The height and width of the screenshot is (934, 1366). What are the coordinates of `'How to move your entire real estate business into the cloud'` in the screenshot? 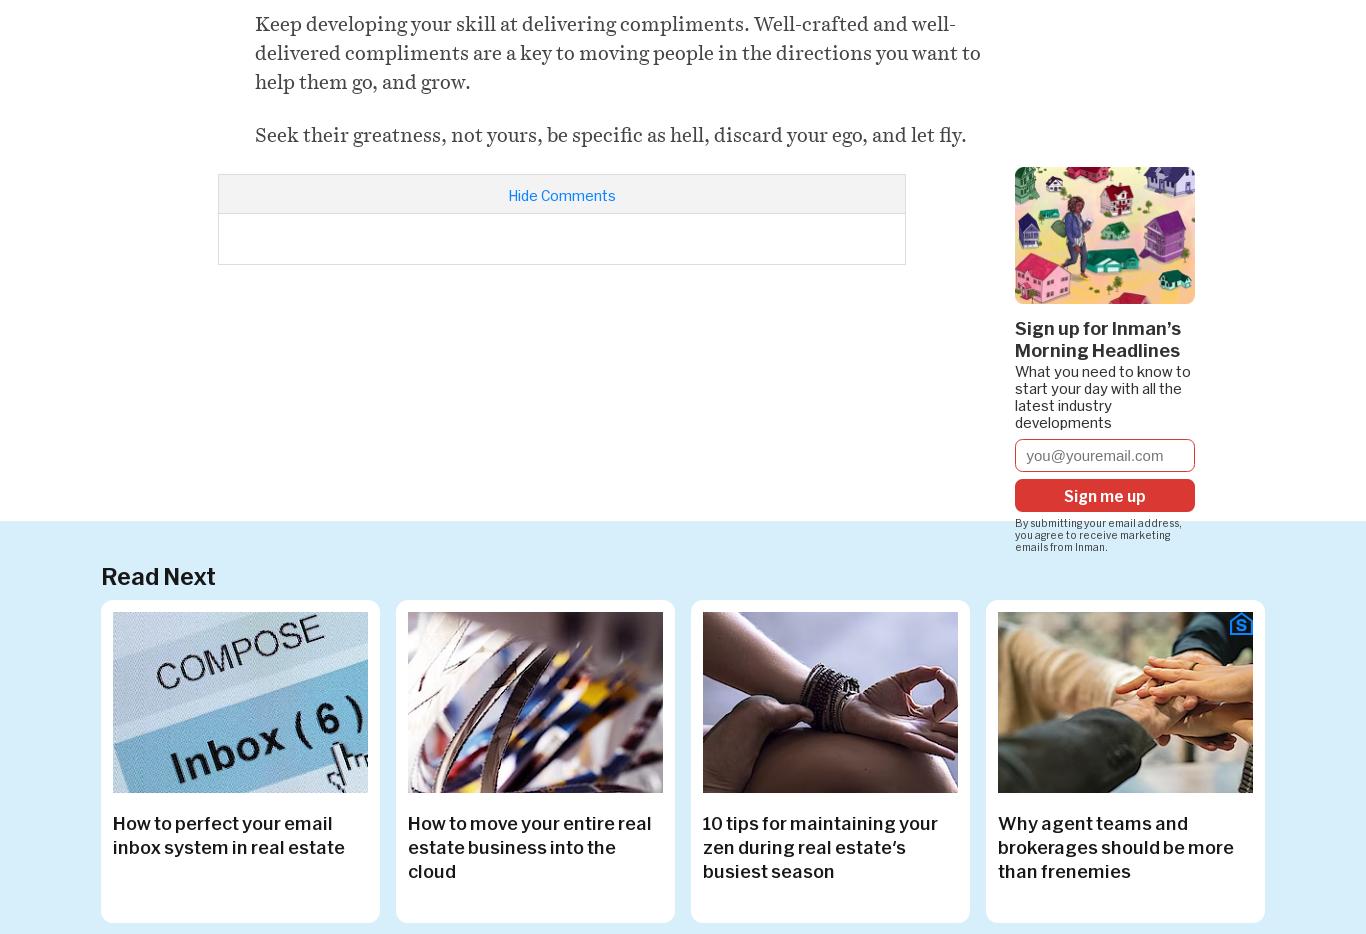 It's located at (529, 845).